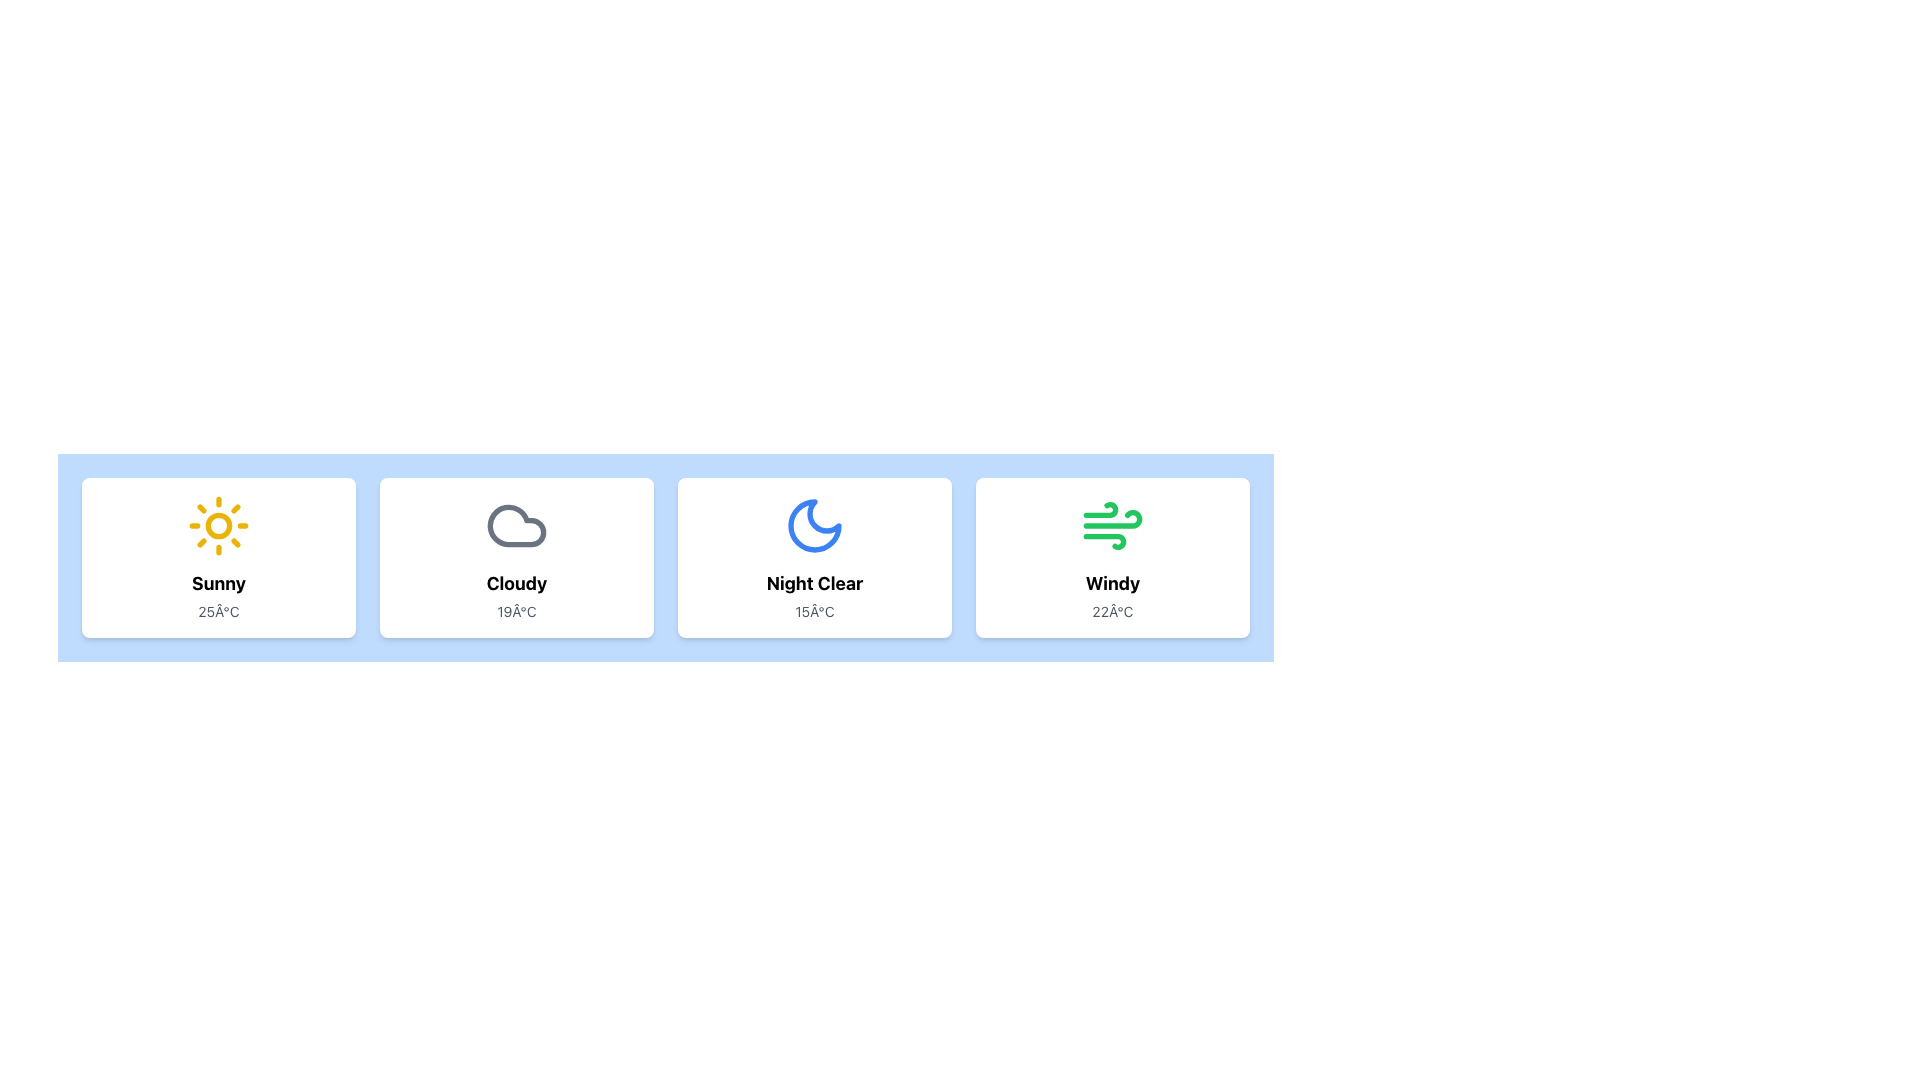  What do you see at coordinates (517, 558) in the screenshot?
I see `information displayed on the weather condition card showing 'Cloudy' with a temperature of '19°C', which is the second card in a horizontal grid of weather cards` at bounding box center [517, 558].